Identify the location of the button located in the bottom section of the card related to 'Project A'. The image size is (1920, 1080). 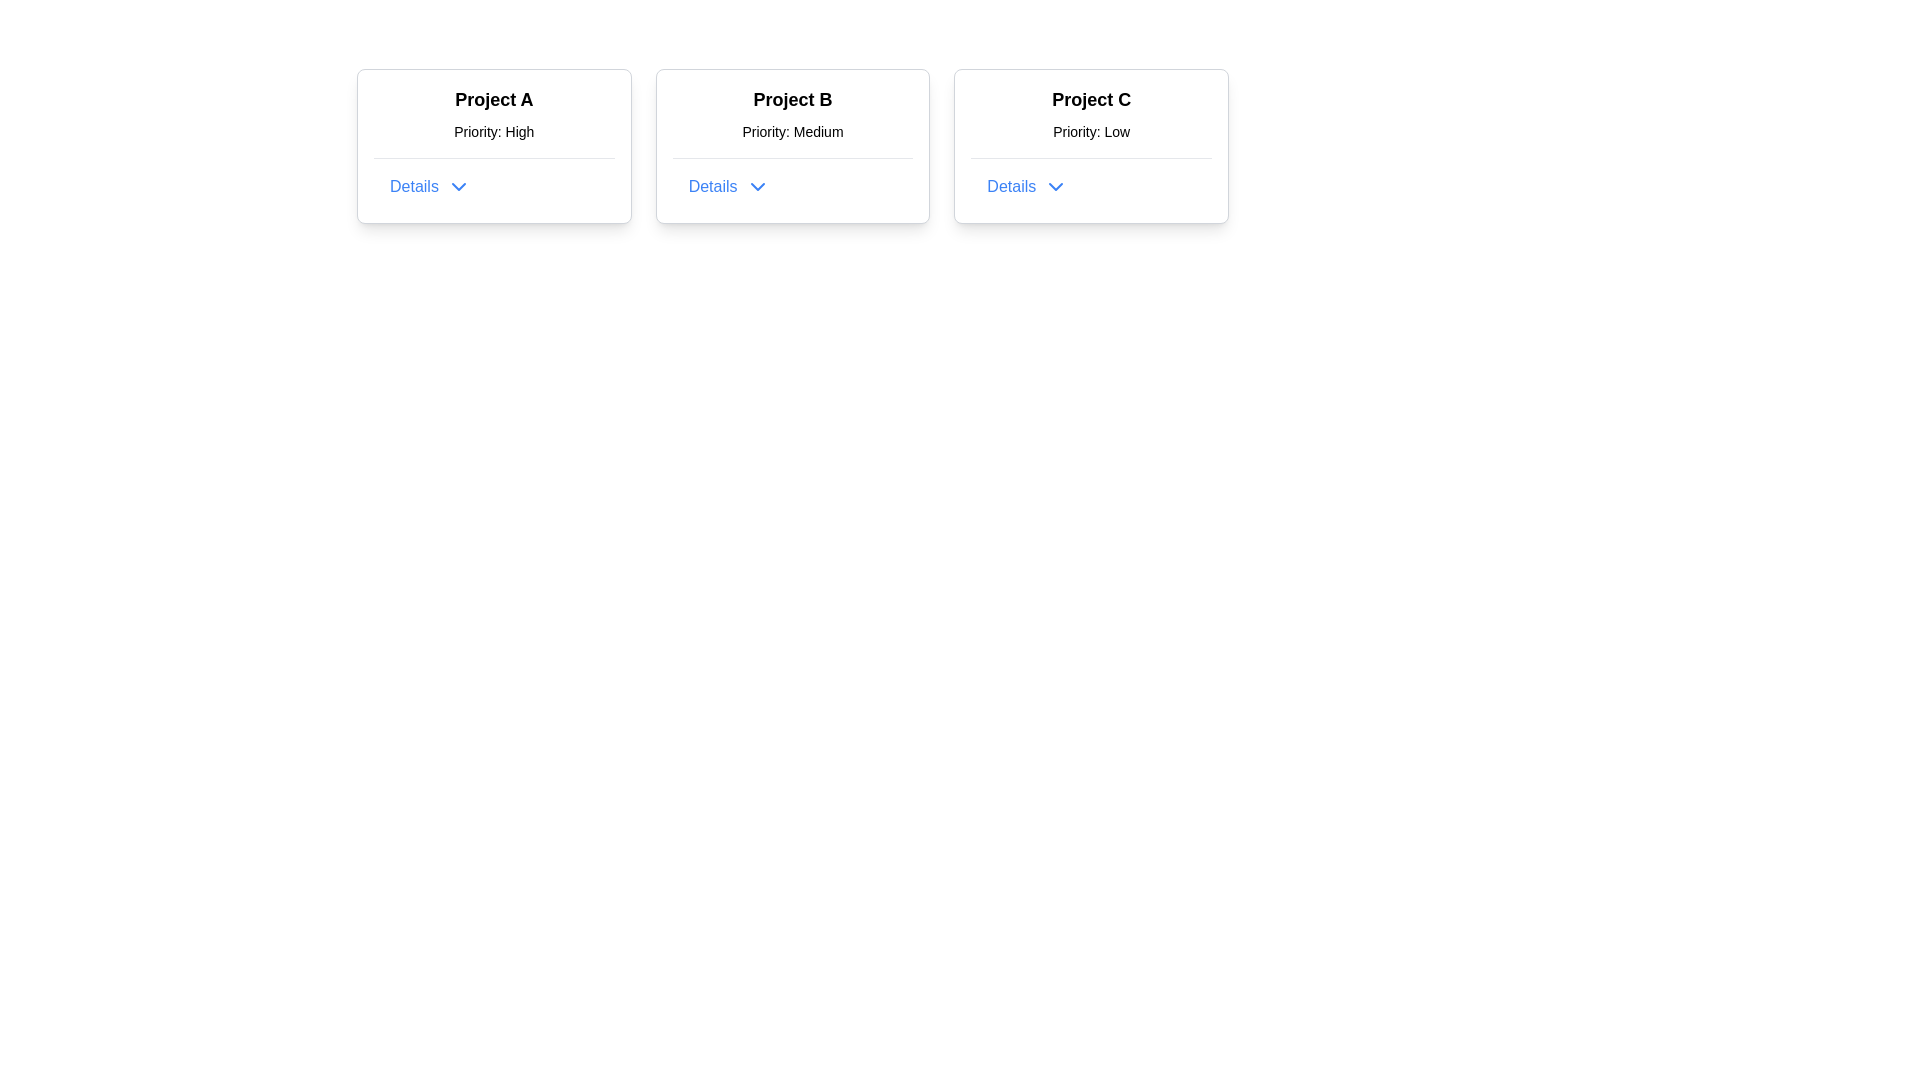
(494, 182).